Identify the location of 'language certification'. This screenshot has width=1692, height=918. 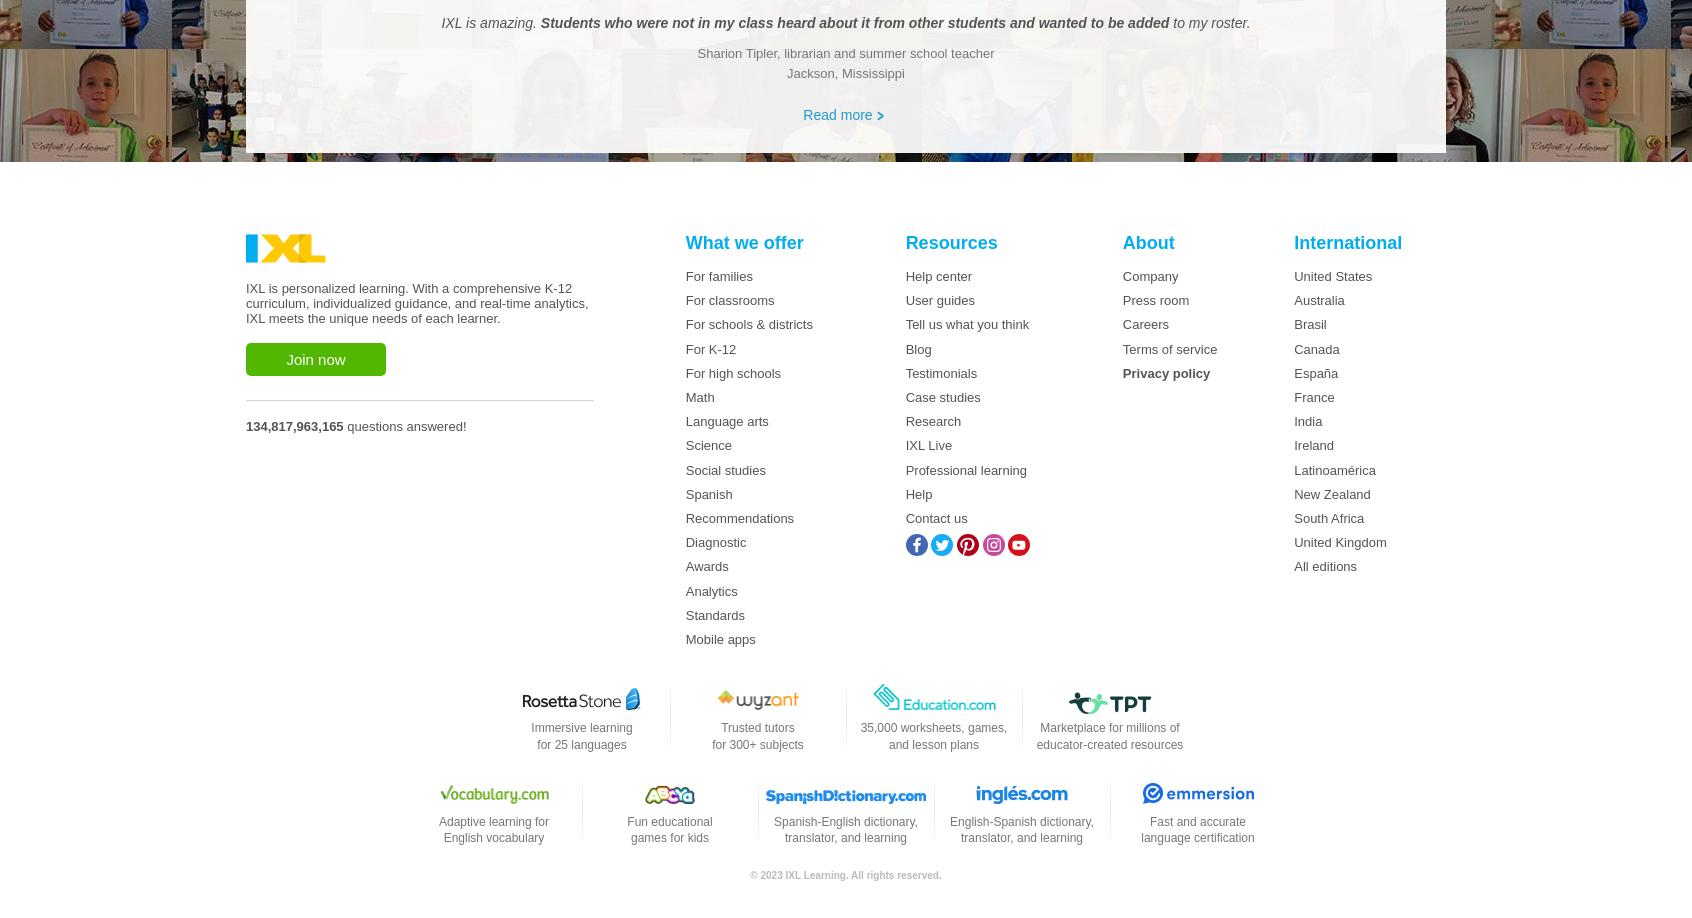
(1196, 838).